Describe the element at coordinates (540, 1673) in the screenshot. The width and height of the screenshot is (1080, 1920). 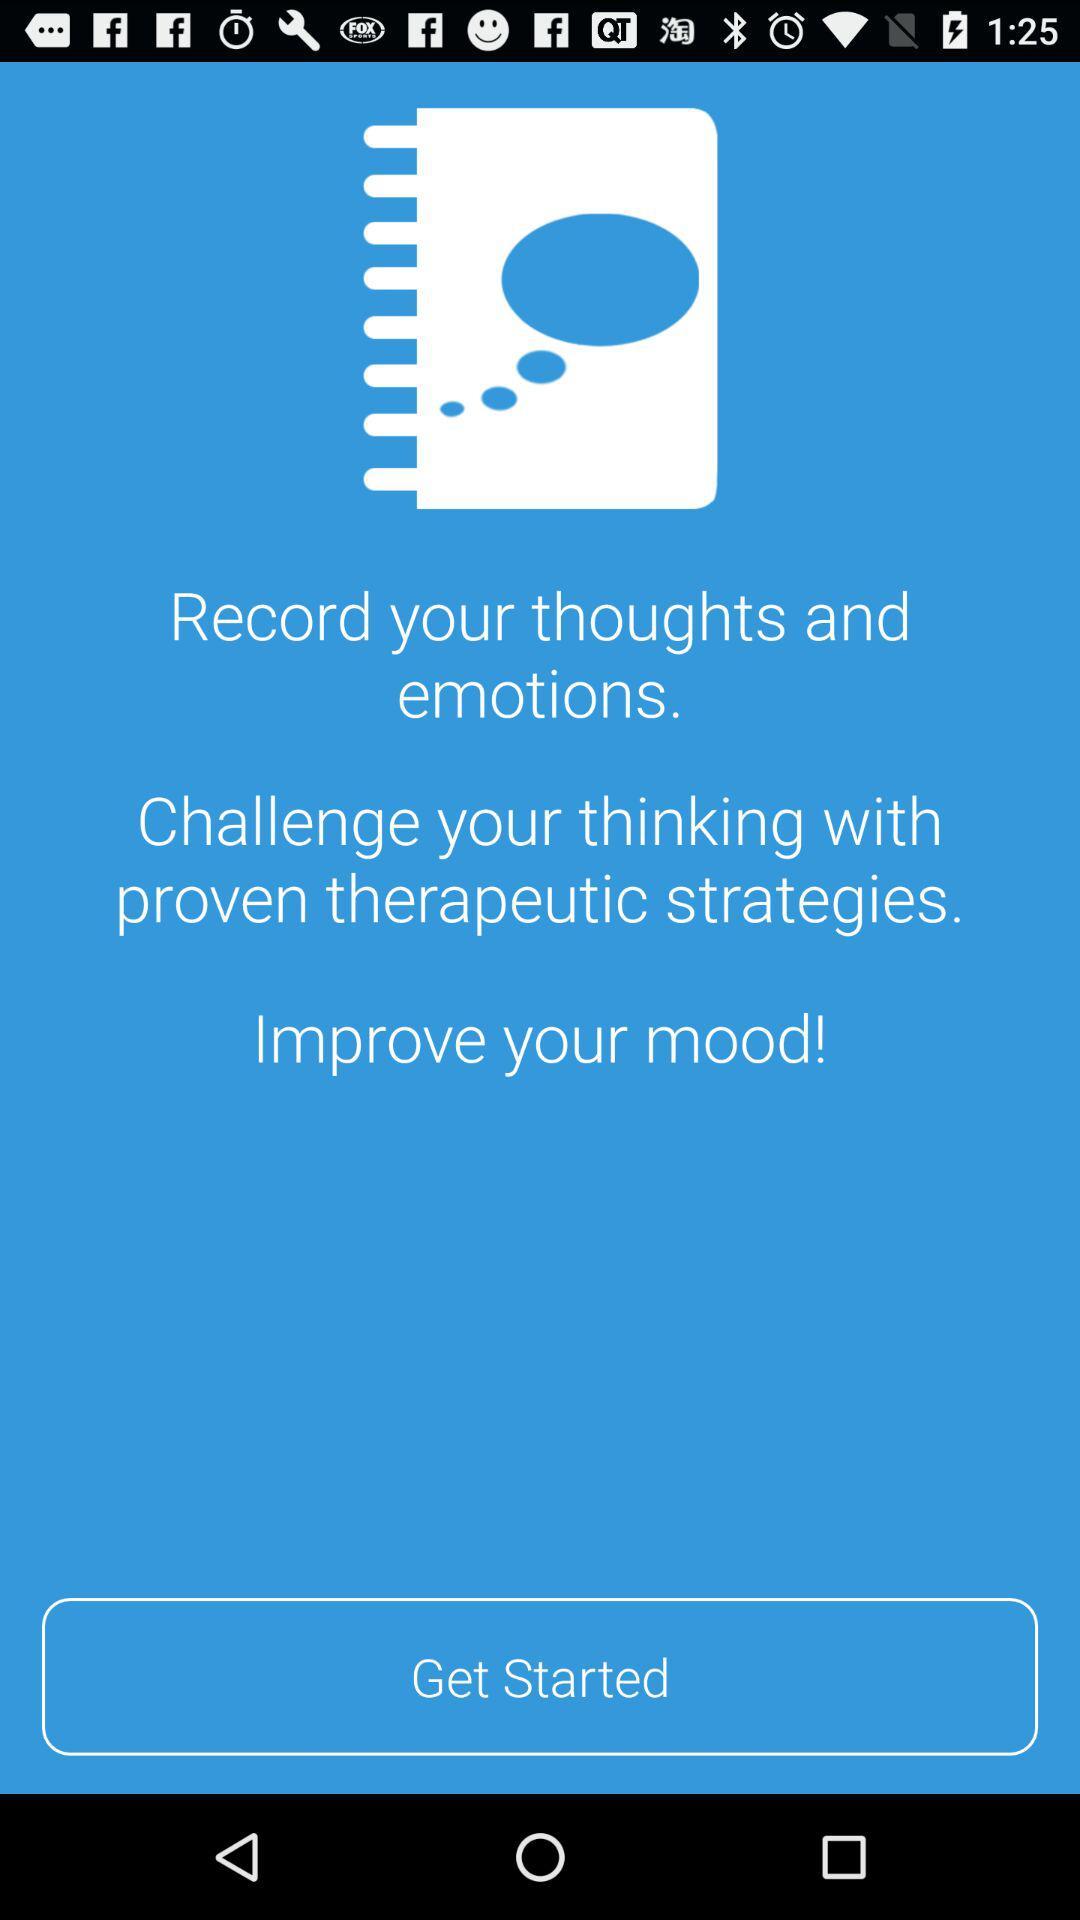
I see `item below the improve your mood!` at that location.